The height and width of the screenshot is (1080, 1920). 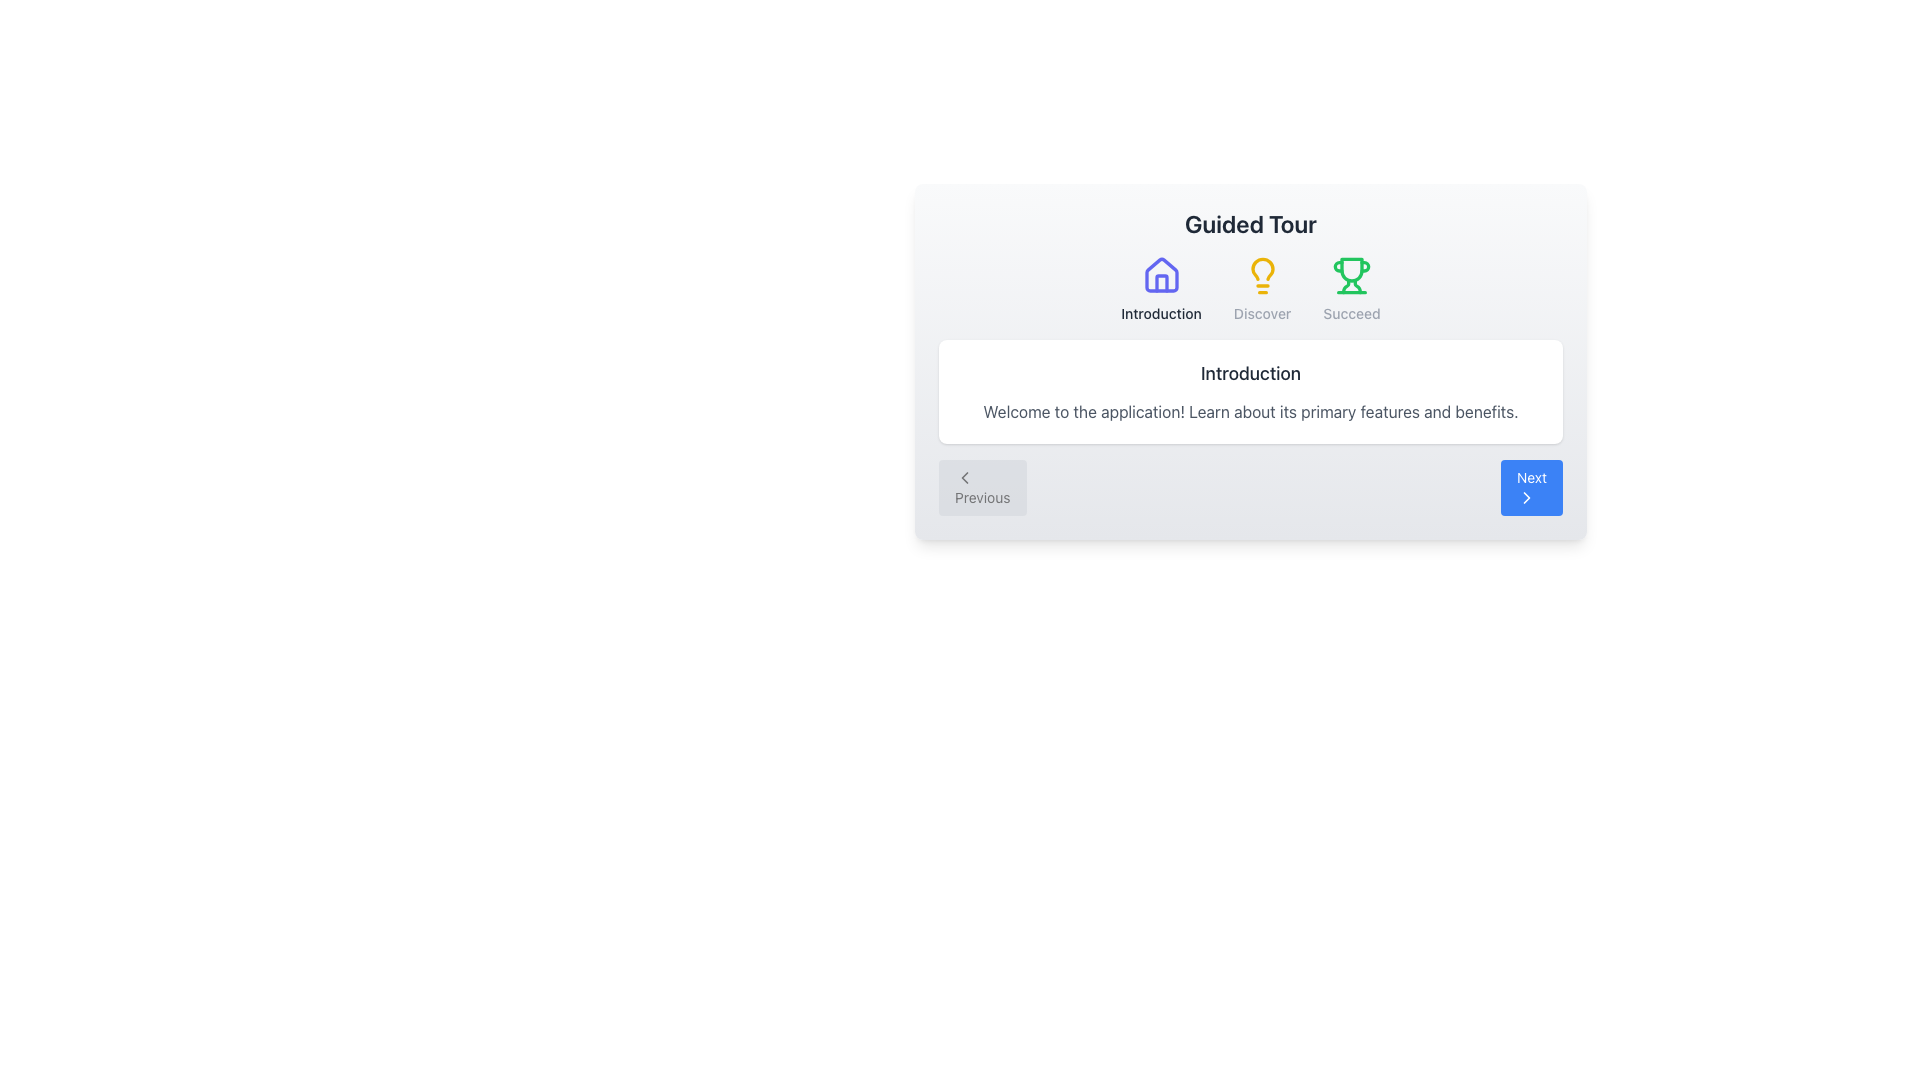 What do you see at coordinates (1161, 313) in the screenshot?
I see `the text label indicating the 'Introduction' section located below the house-shaped icon` at bounding box center [1161, 313].